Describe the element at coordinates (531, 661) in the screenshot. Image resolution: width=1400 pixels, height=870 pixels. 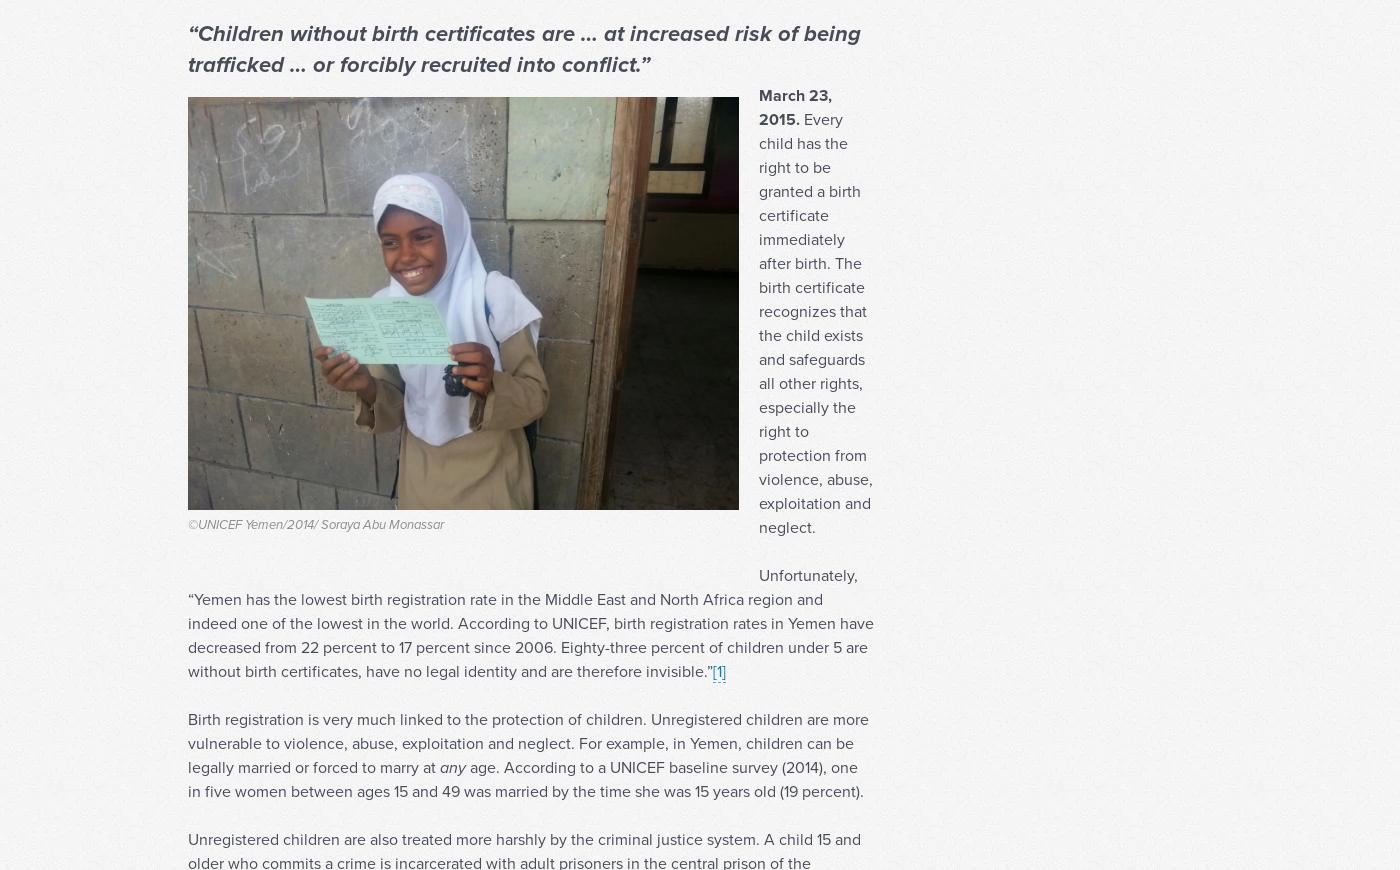
I see `'Unfortunately, “Yemen has the lowest birth registration rate in the Middle East and North Africa region and indeed one of the lowest in the world. According to UNICEF, birth registration rates in Yemen have decreased from 22 percent to 17 percent since 2006. Eighty-three percent of children under 5 are without birth certificates, have no legal identity and are therefore invisible.”'` at that location.